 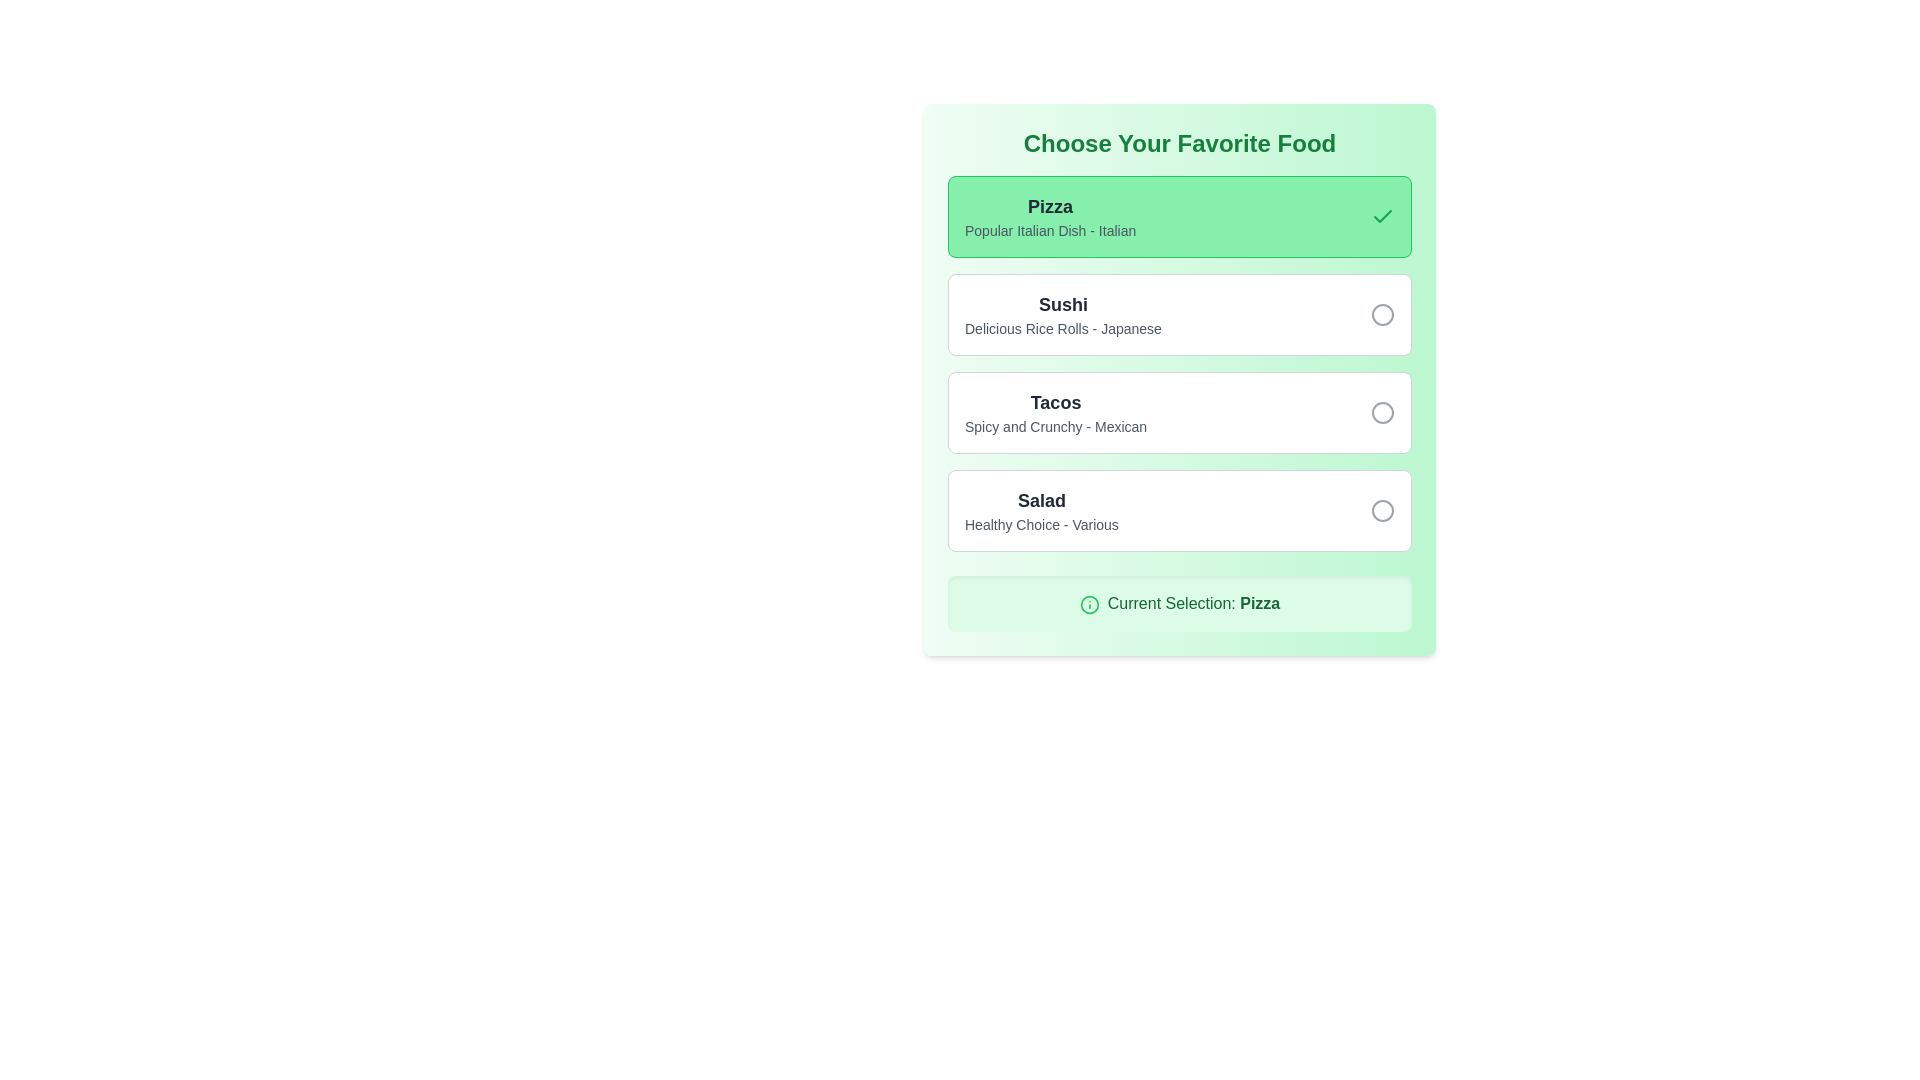 I want to click on text displayed in the heading that says 'Choose Your Favorite Food', which is styled in a bold font and centered at the top of the panel, so click(x=1180, y=142).